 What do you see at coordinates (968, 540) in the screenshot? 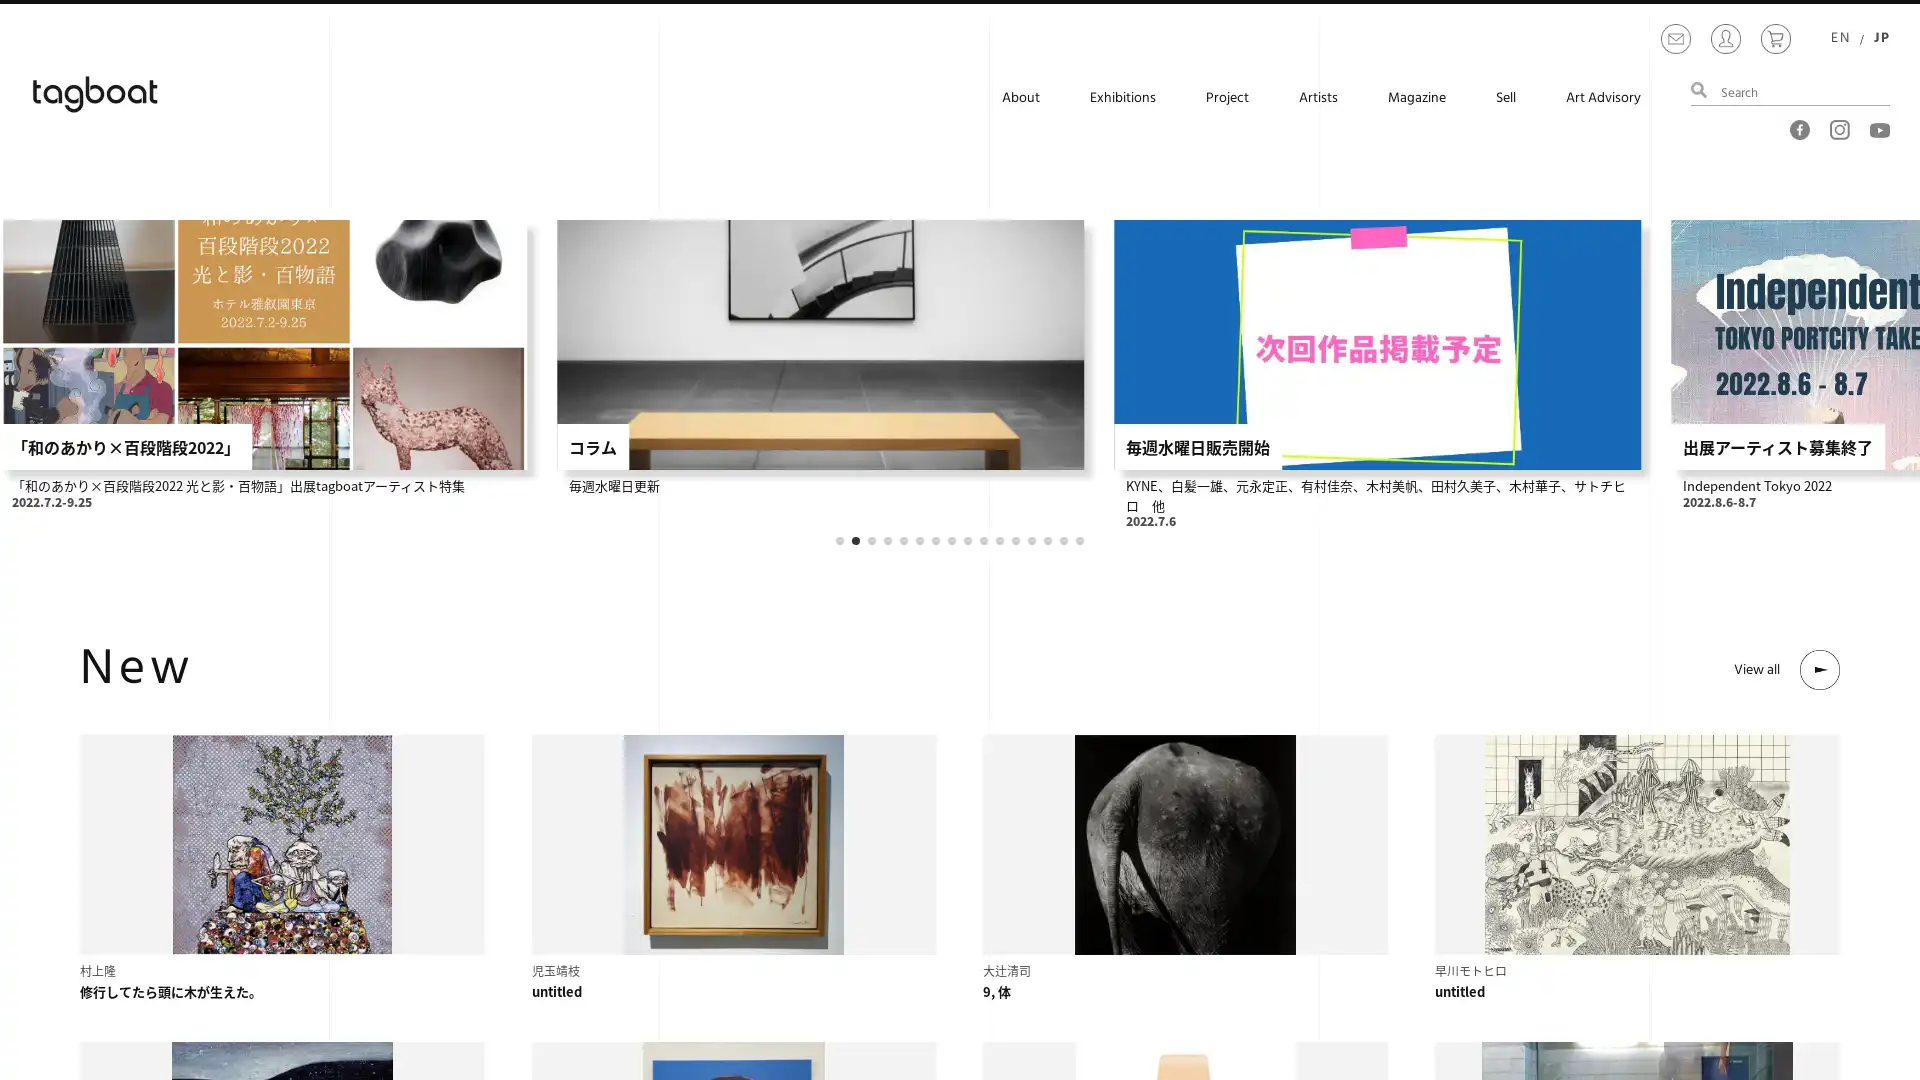
I see `Go to slide 9` at bounding box center [968, 540].